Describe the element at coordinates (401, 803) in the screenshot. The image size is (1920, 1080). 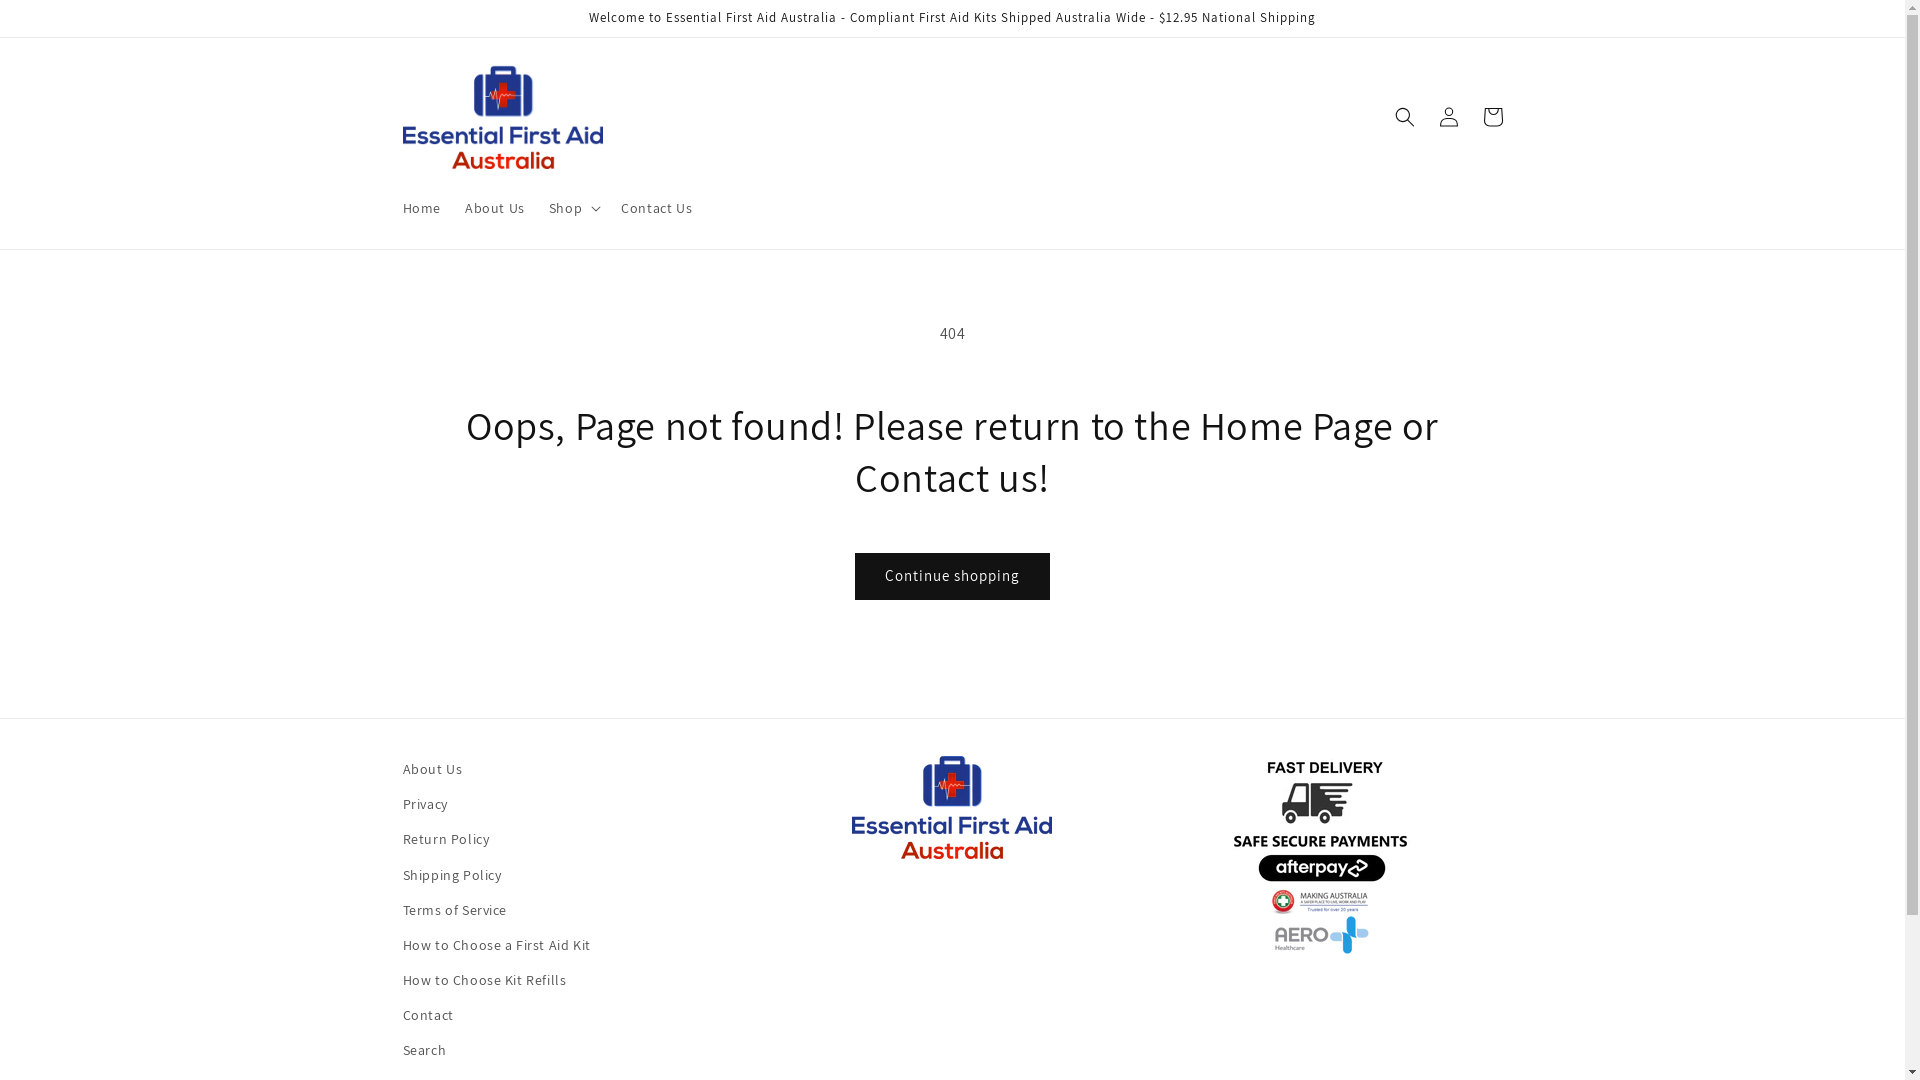
I see `'Privacy'` at that location.